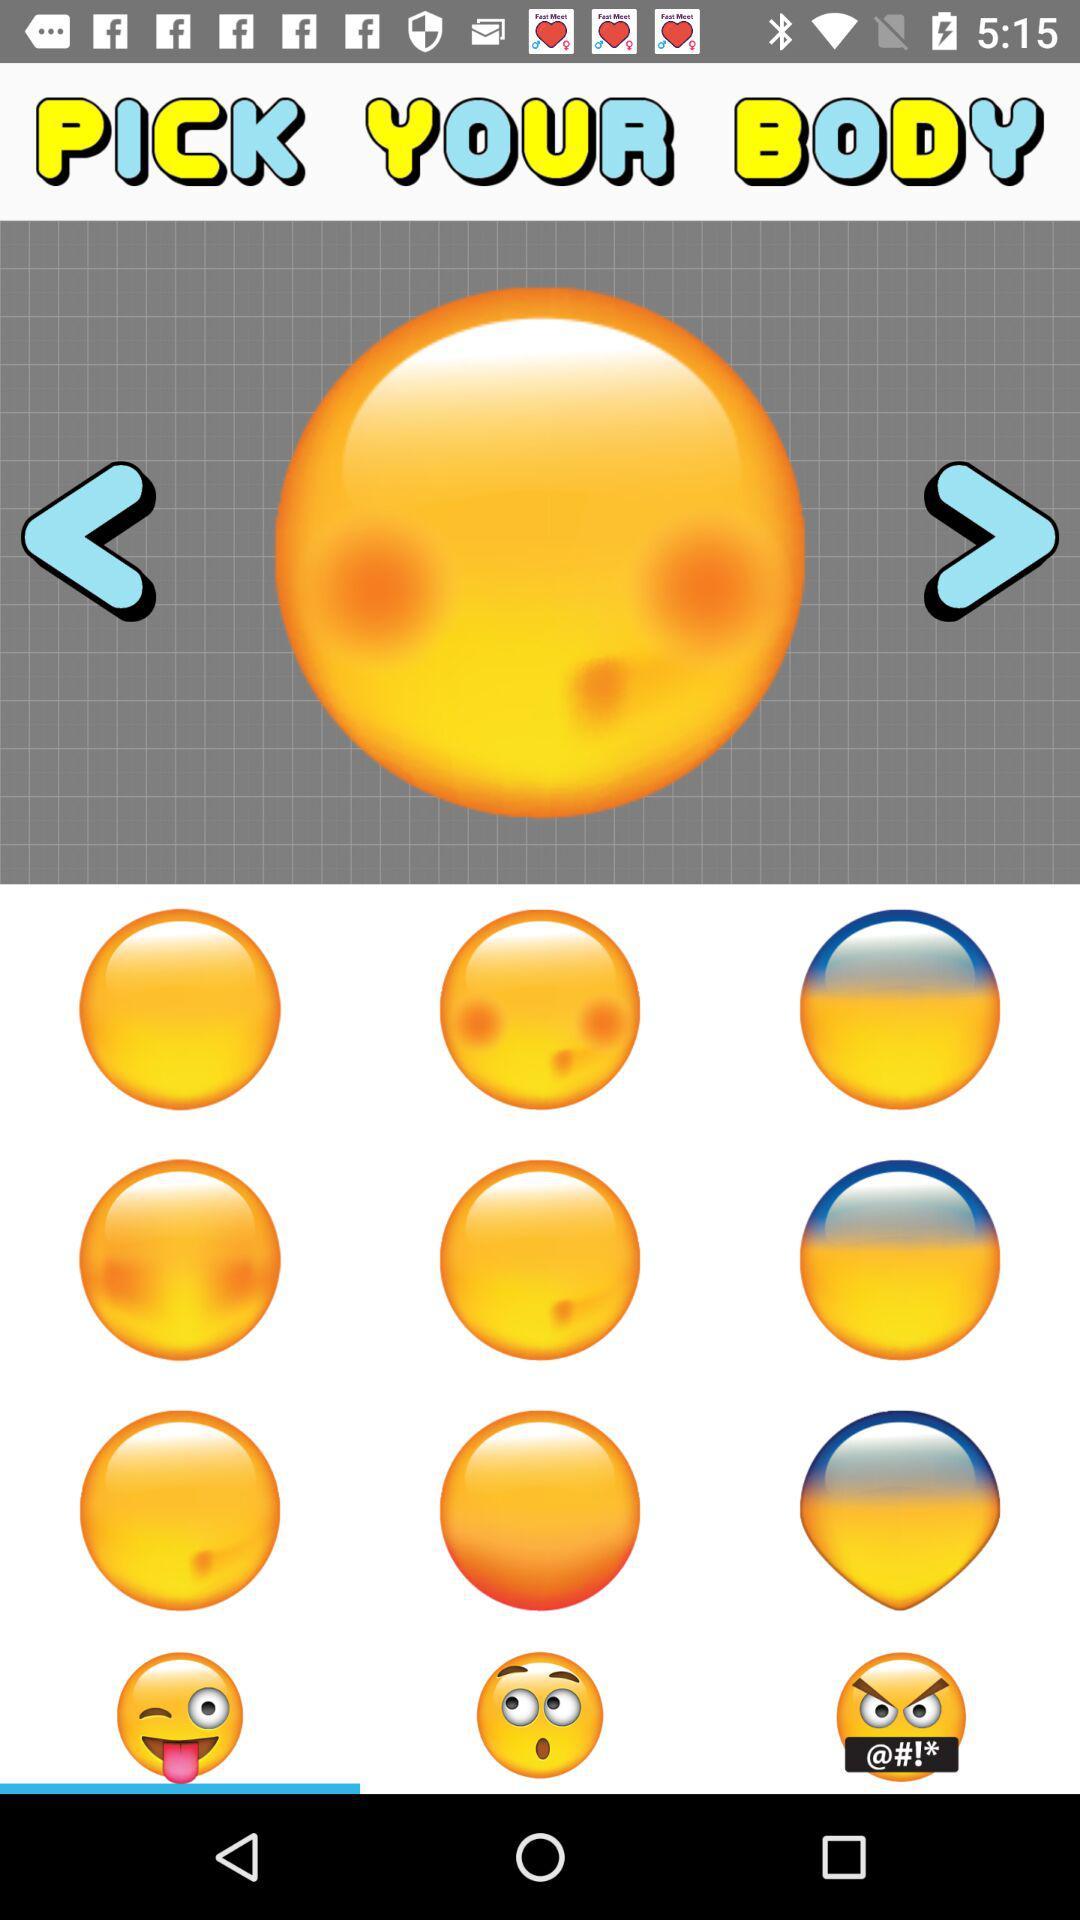 This screenshot has height=1920, width=1080. Describe the element at coordinates (180, 1714) in the screenshot. I see `the emoji` at that location.